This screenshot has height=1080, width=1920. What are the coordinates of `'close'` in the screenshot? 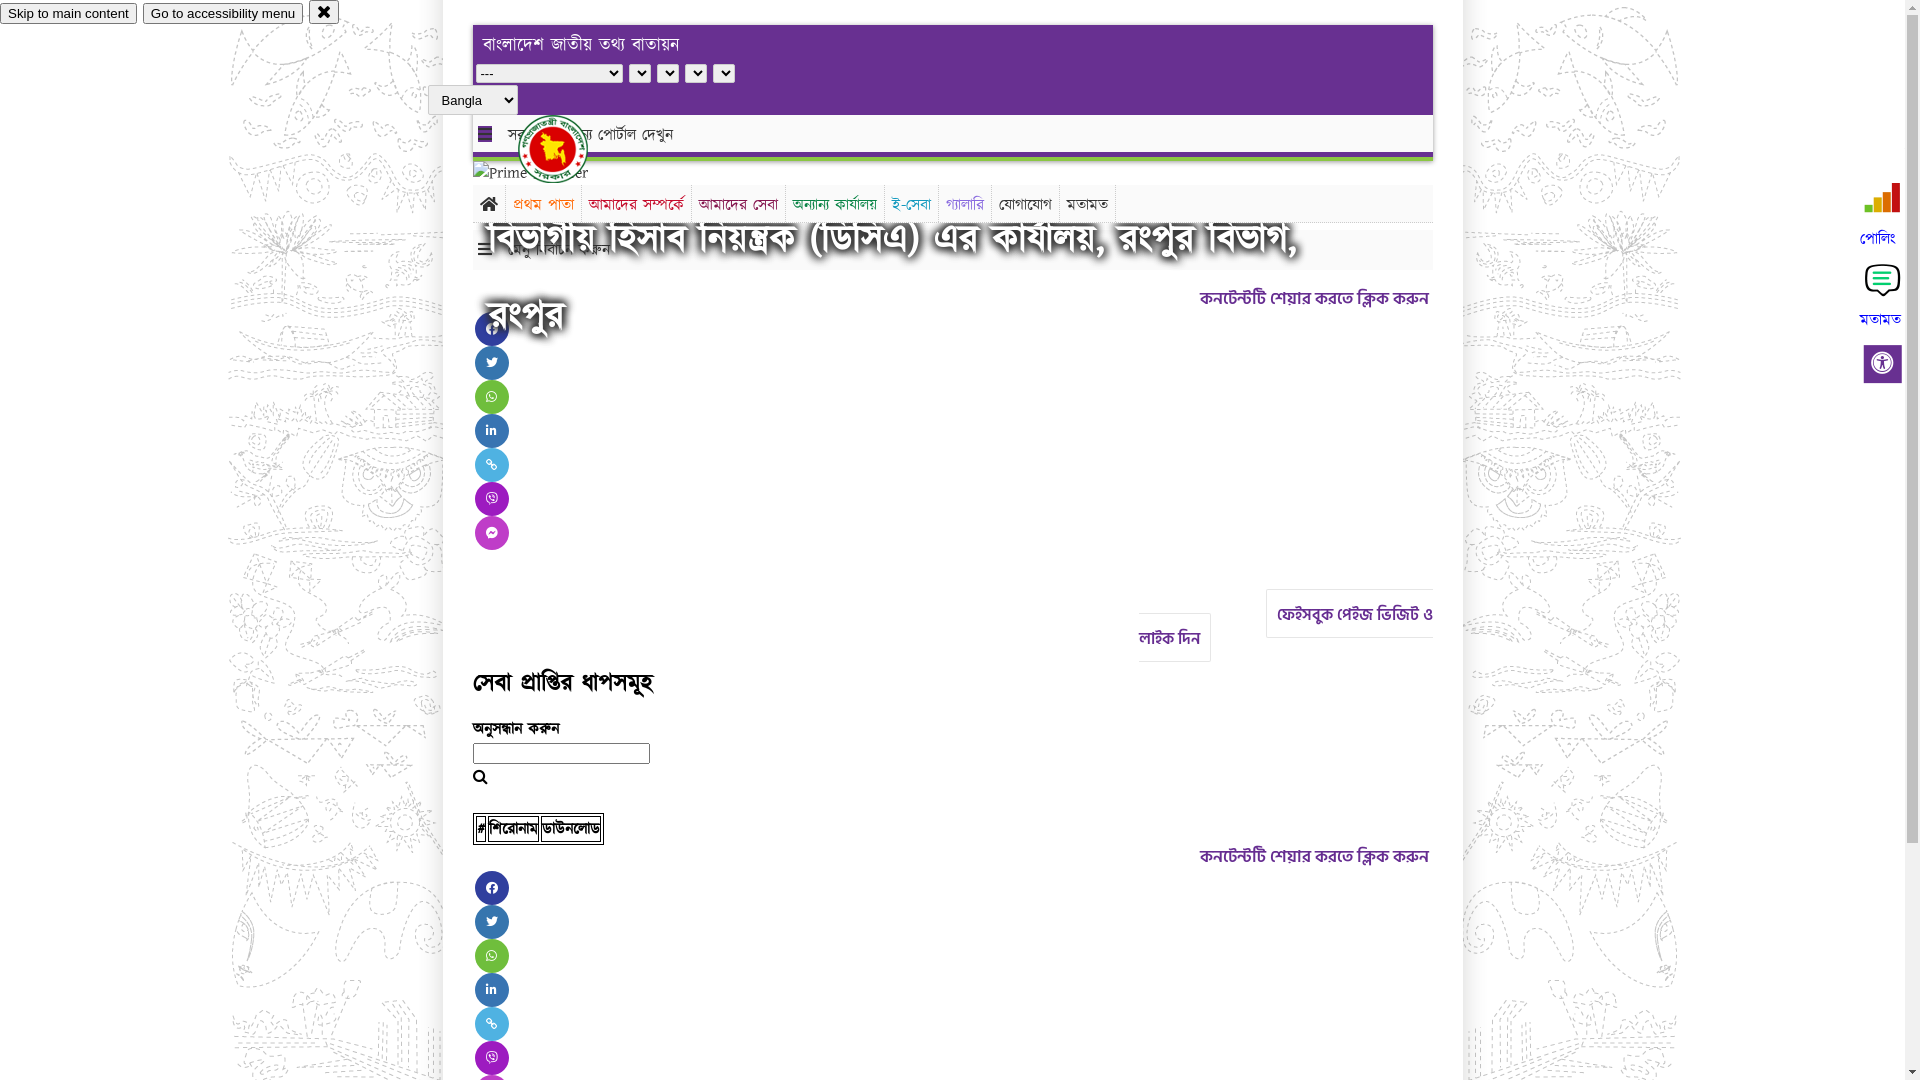 It's located at (324, 11).